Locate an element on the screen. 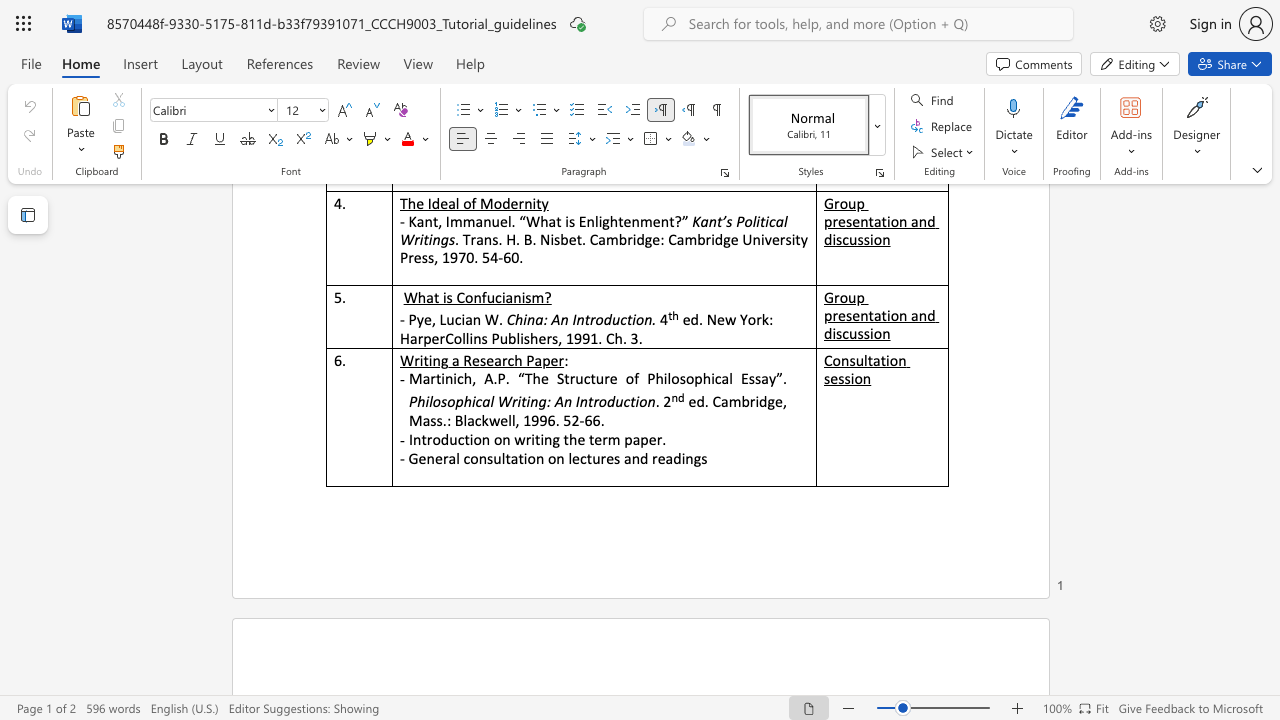 This screenshot has width=1280, height=720. the subset text "nsultation ses" within the text "Consultation session" is located at coordinates (840, 360).